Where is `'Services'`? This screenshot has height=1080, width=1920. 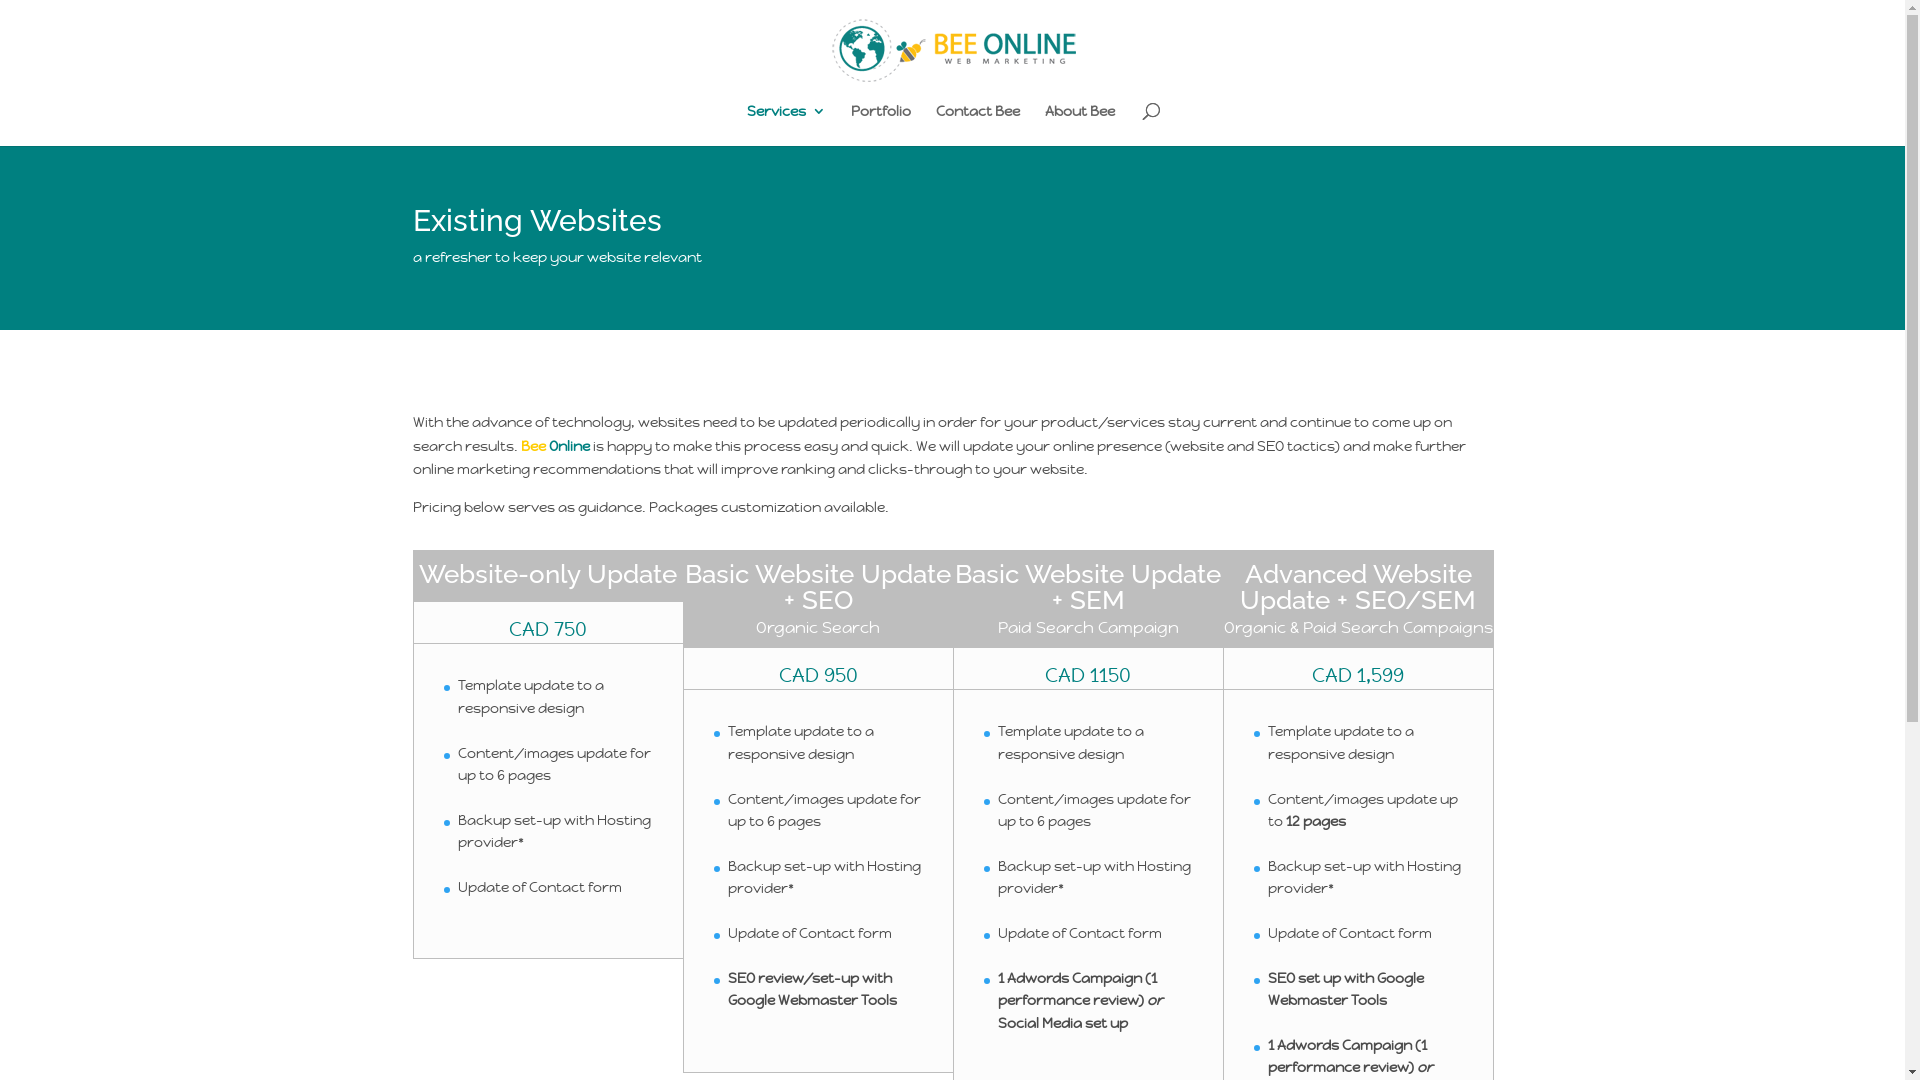 'Services' is located at coordinates (785, 124).